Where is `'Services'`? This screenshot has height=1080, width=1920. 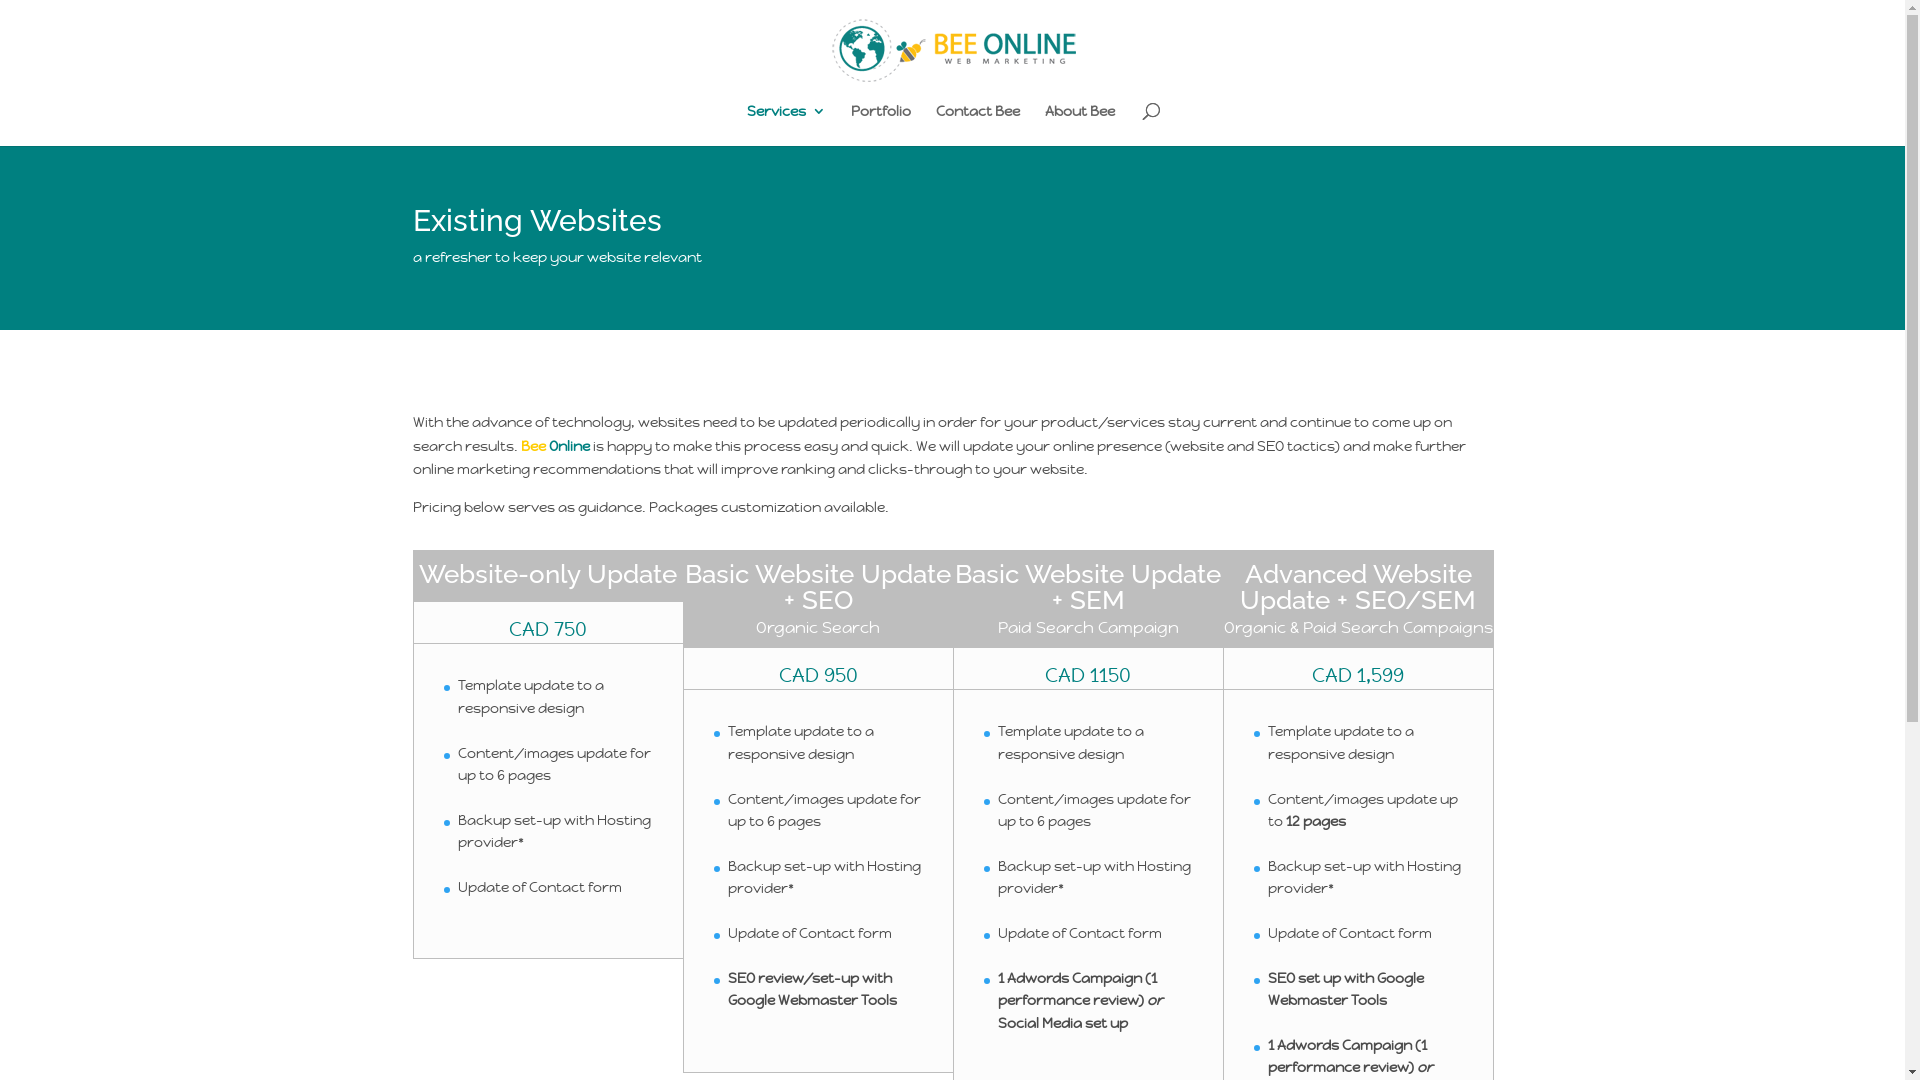 'Services' is located at coordinates (785, 124).